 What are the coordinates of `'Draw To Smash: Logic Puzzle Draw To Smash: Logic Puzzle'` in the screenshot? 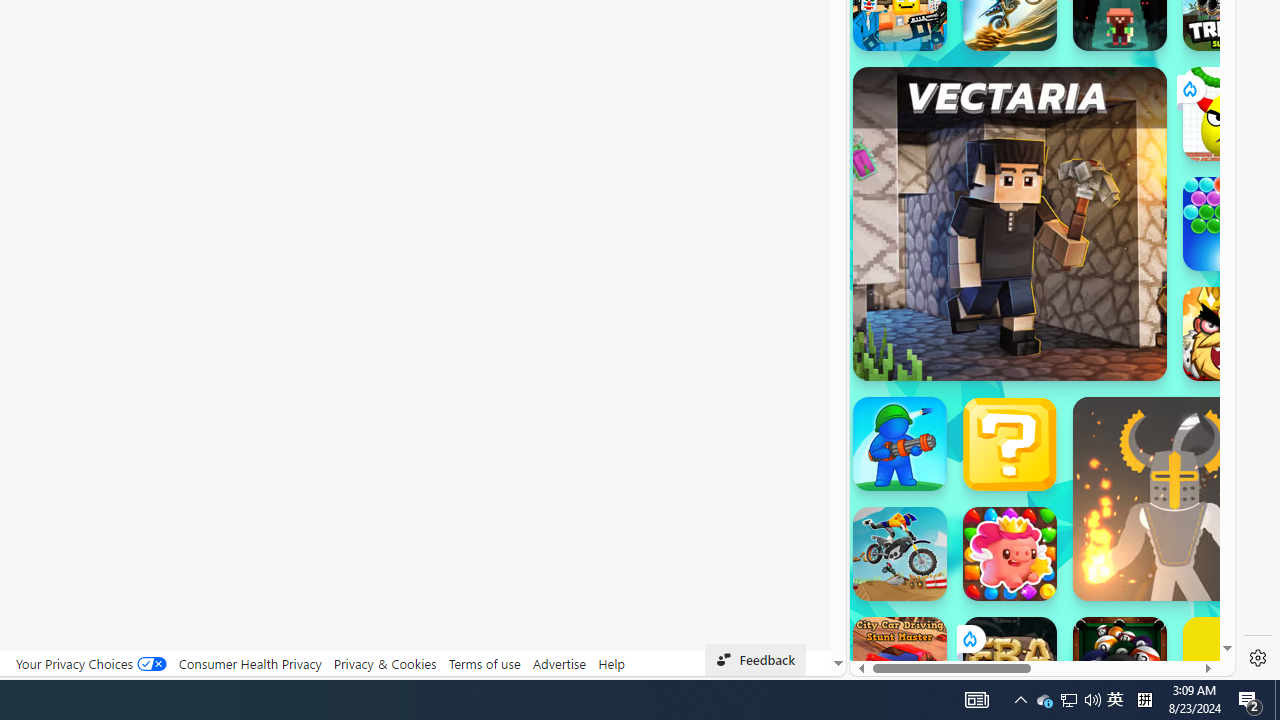 It's located at (1229, 114).